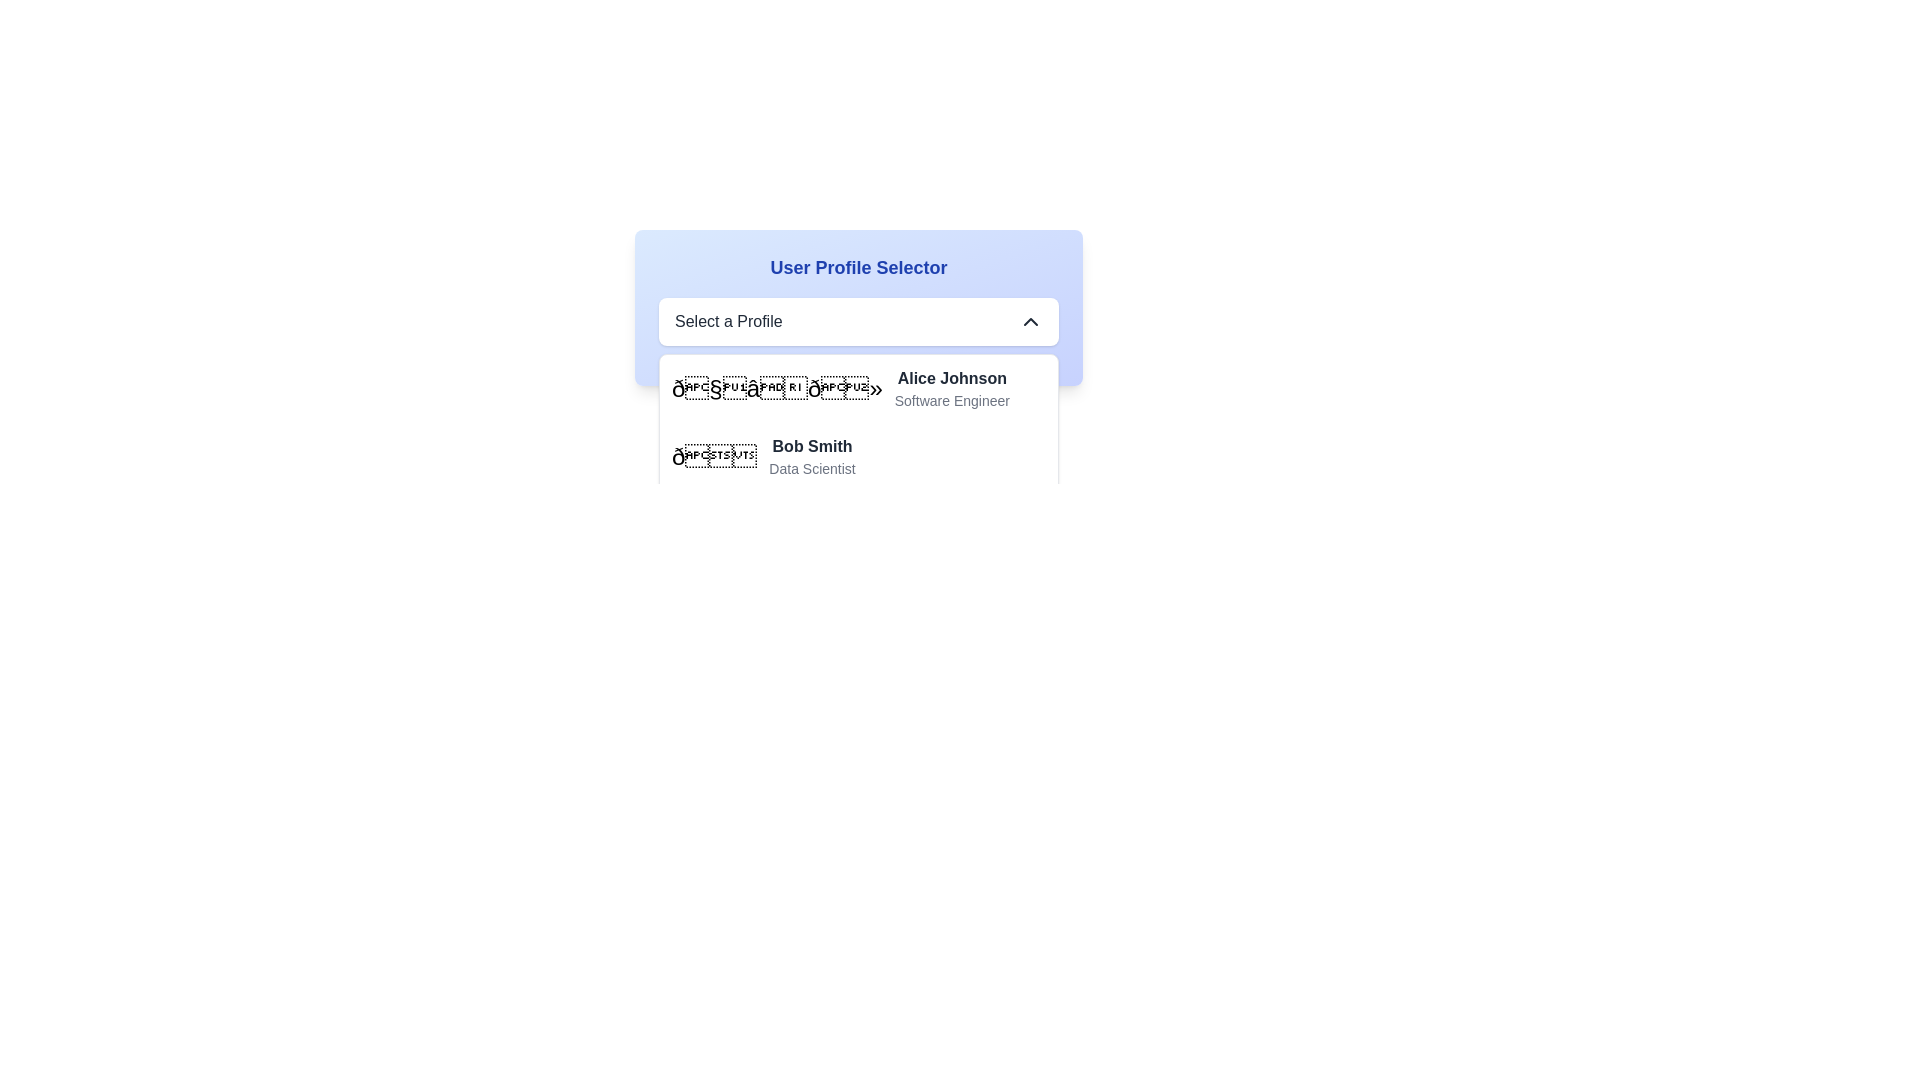  I want to click on the text label displaying the job title or role associated with Bob Smith's profile, located beneath the name in the user profile list, so click(812, 469).